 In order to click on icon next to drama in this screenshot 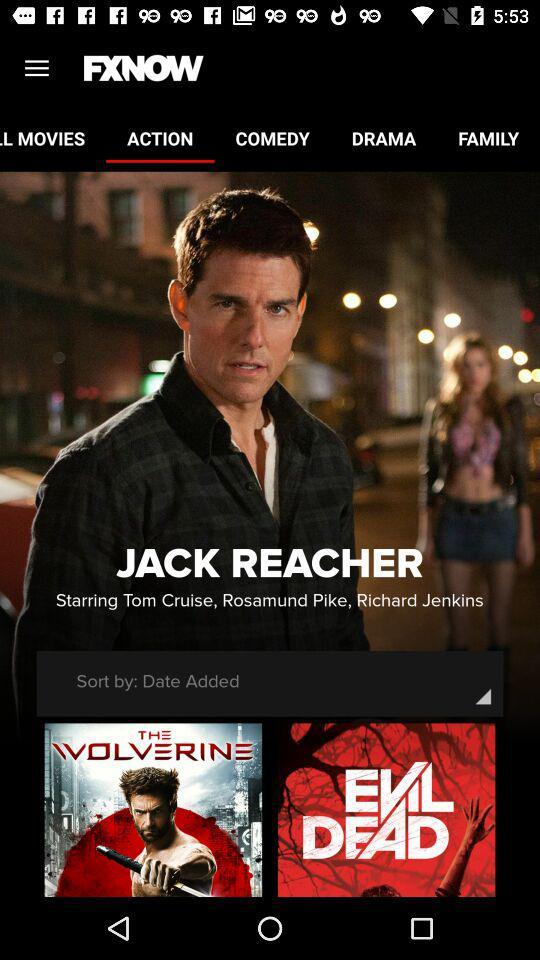, I will do `click(487, 137)`.